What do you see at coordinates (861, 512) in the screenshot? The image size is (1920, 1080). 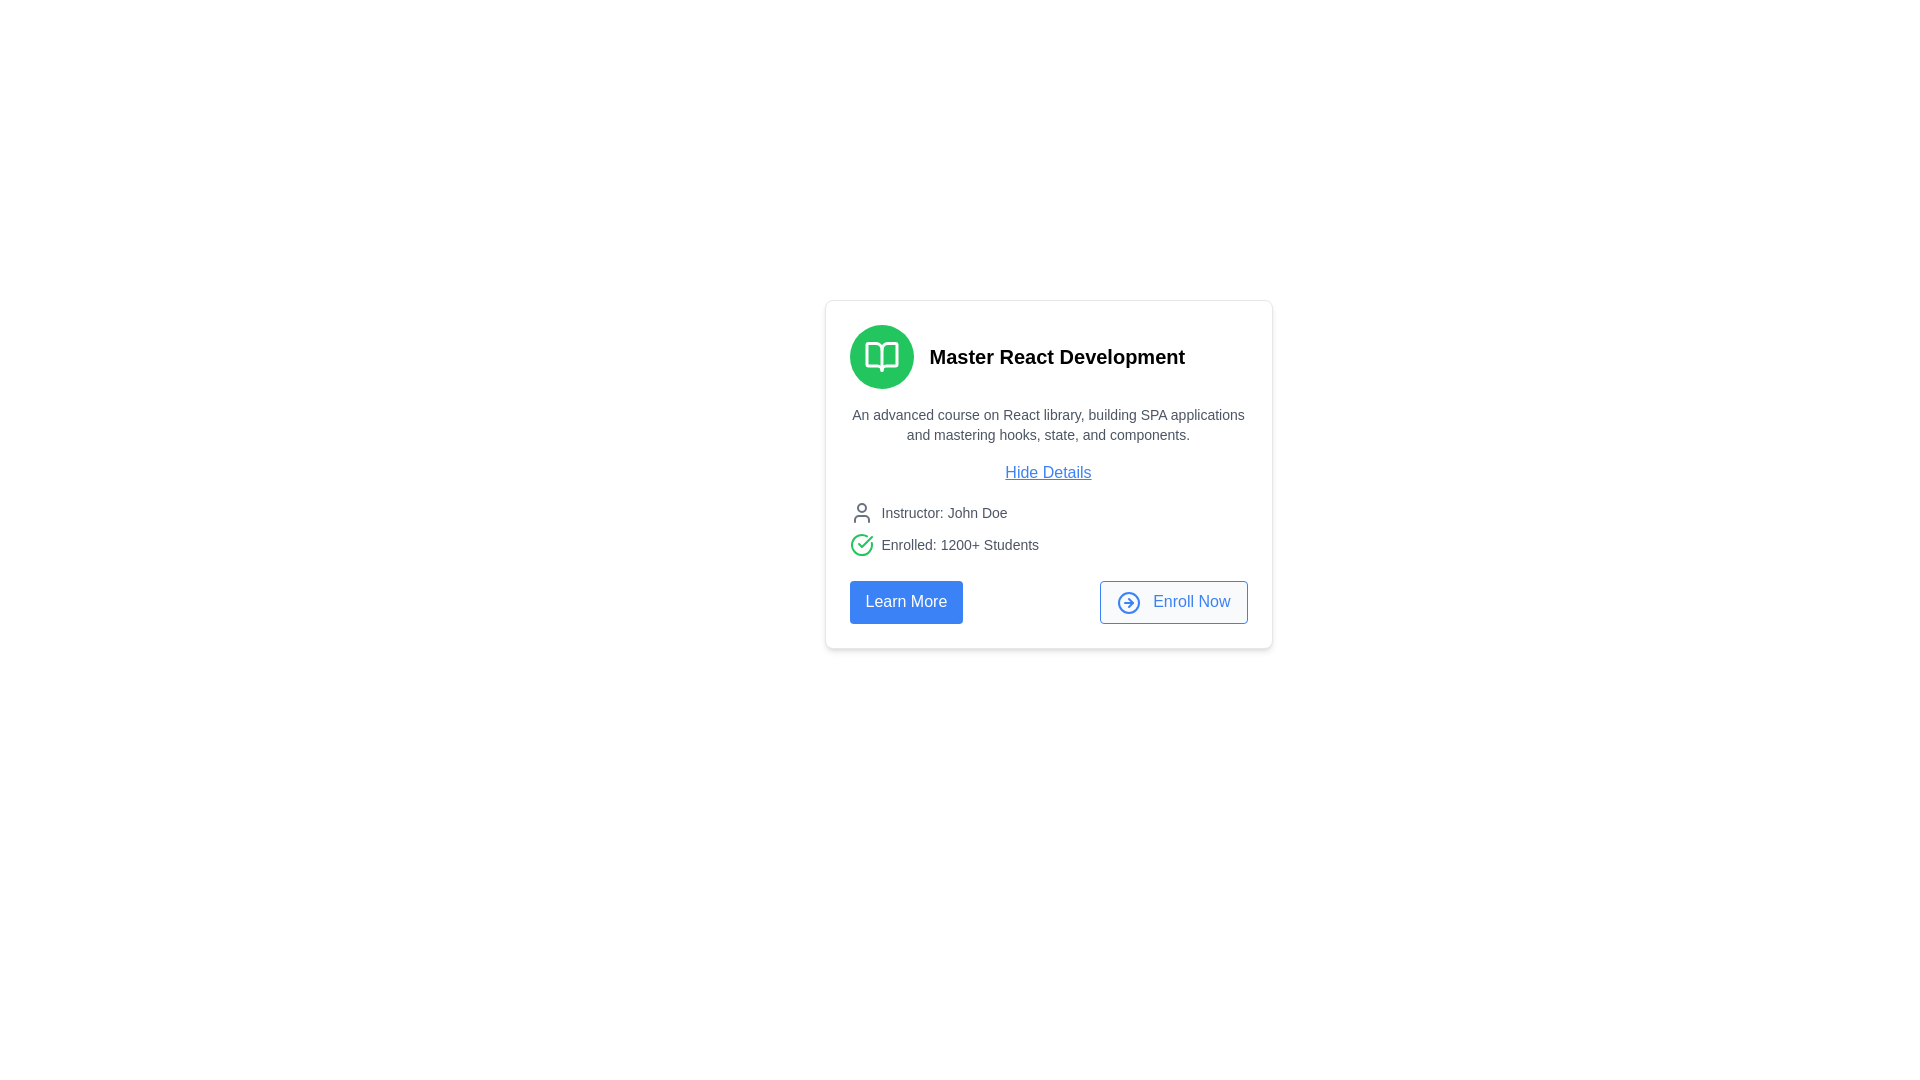 I see `the user icon representing 'Instructor: John Doe', which is a simplistic gray depiction of a person located to the left of the text` at bounding box center [861, 512].